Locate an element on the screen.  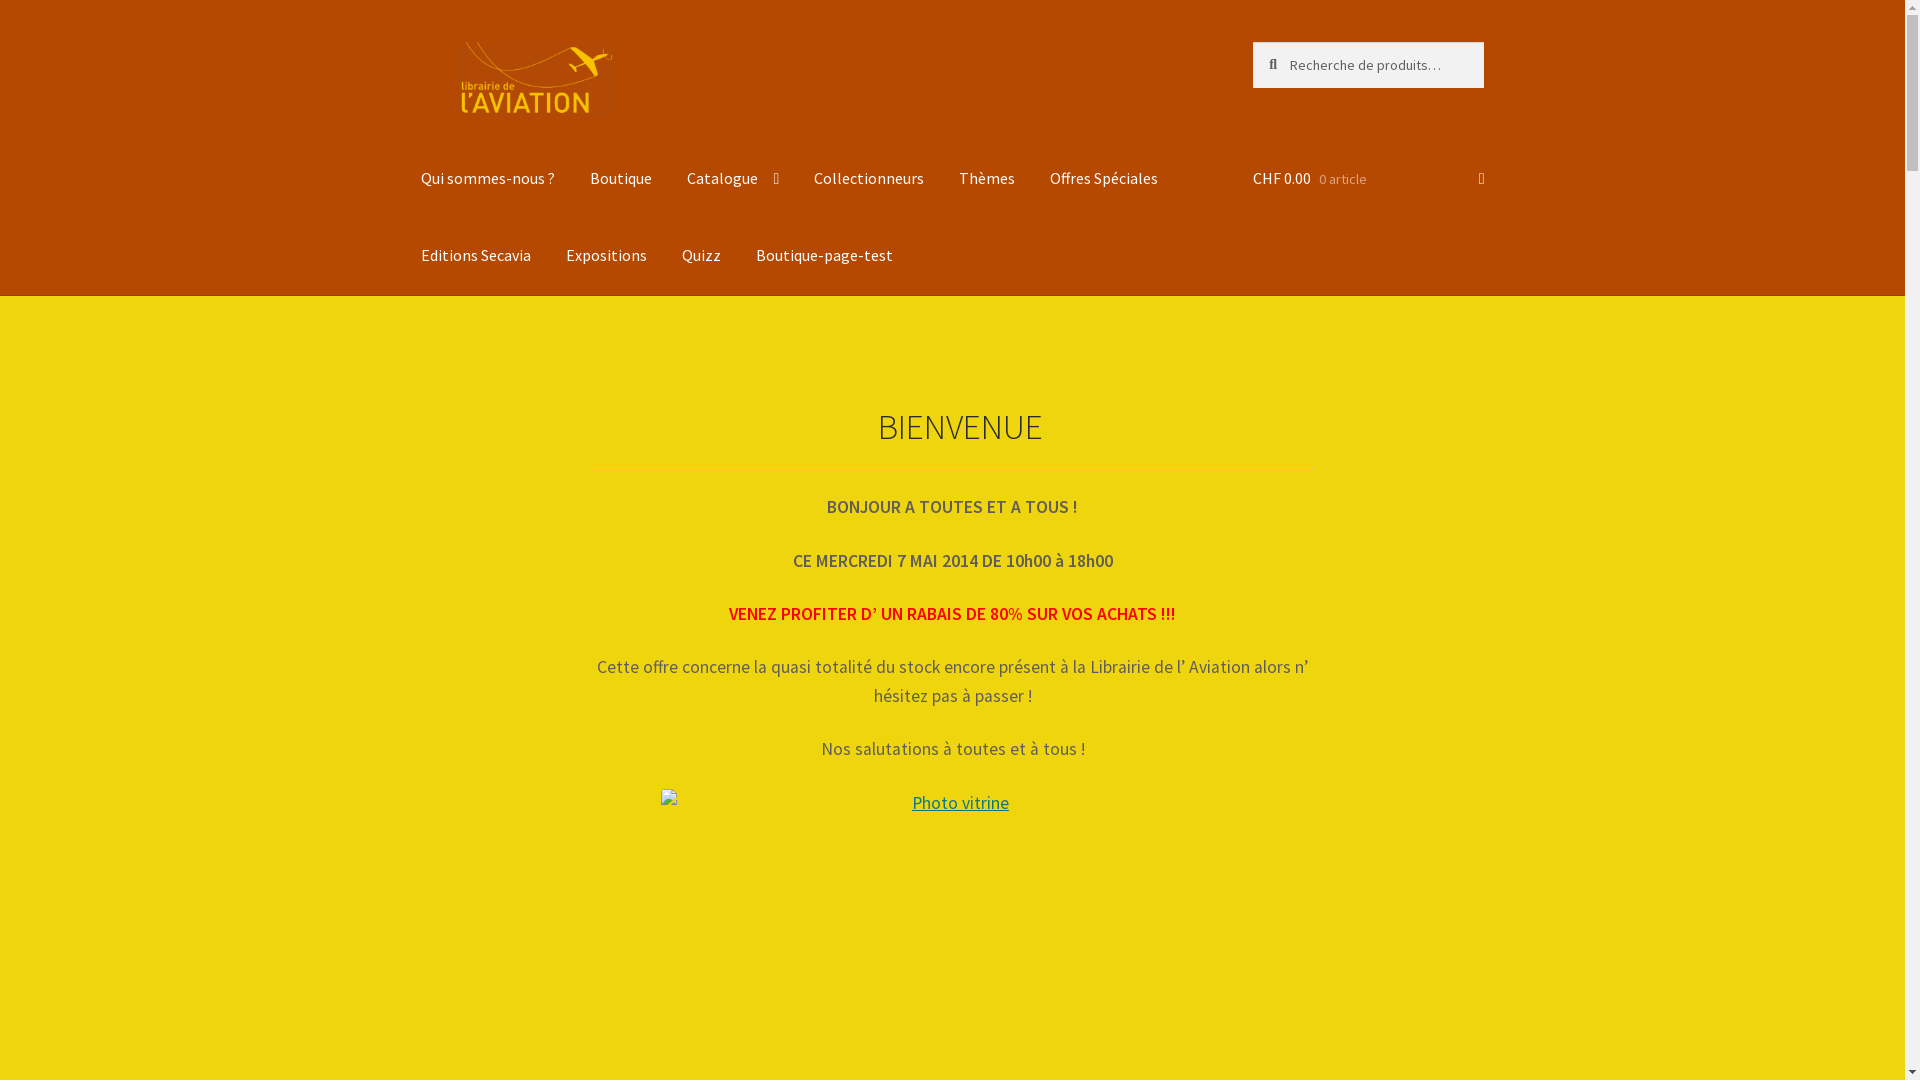
'Editions Secavia' is located at coordinates (474, 254).